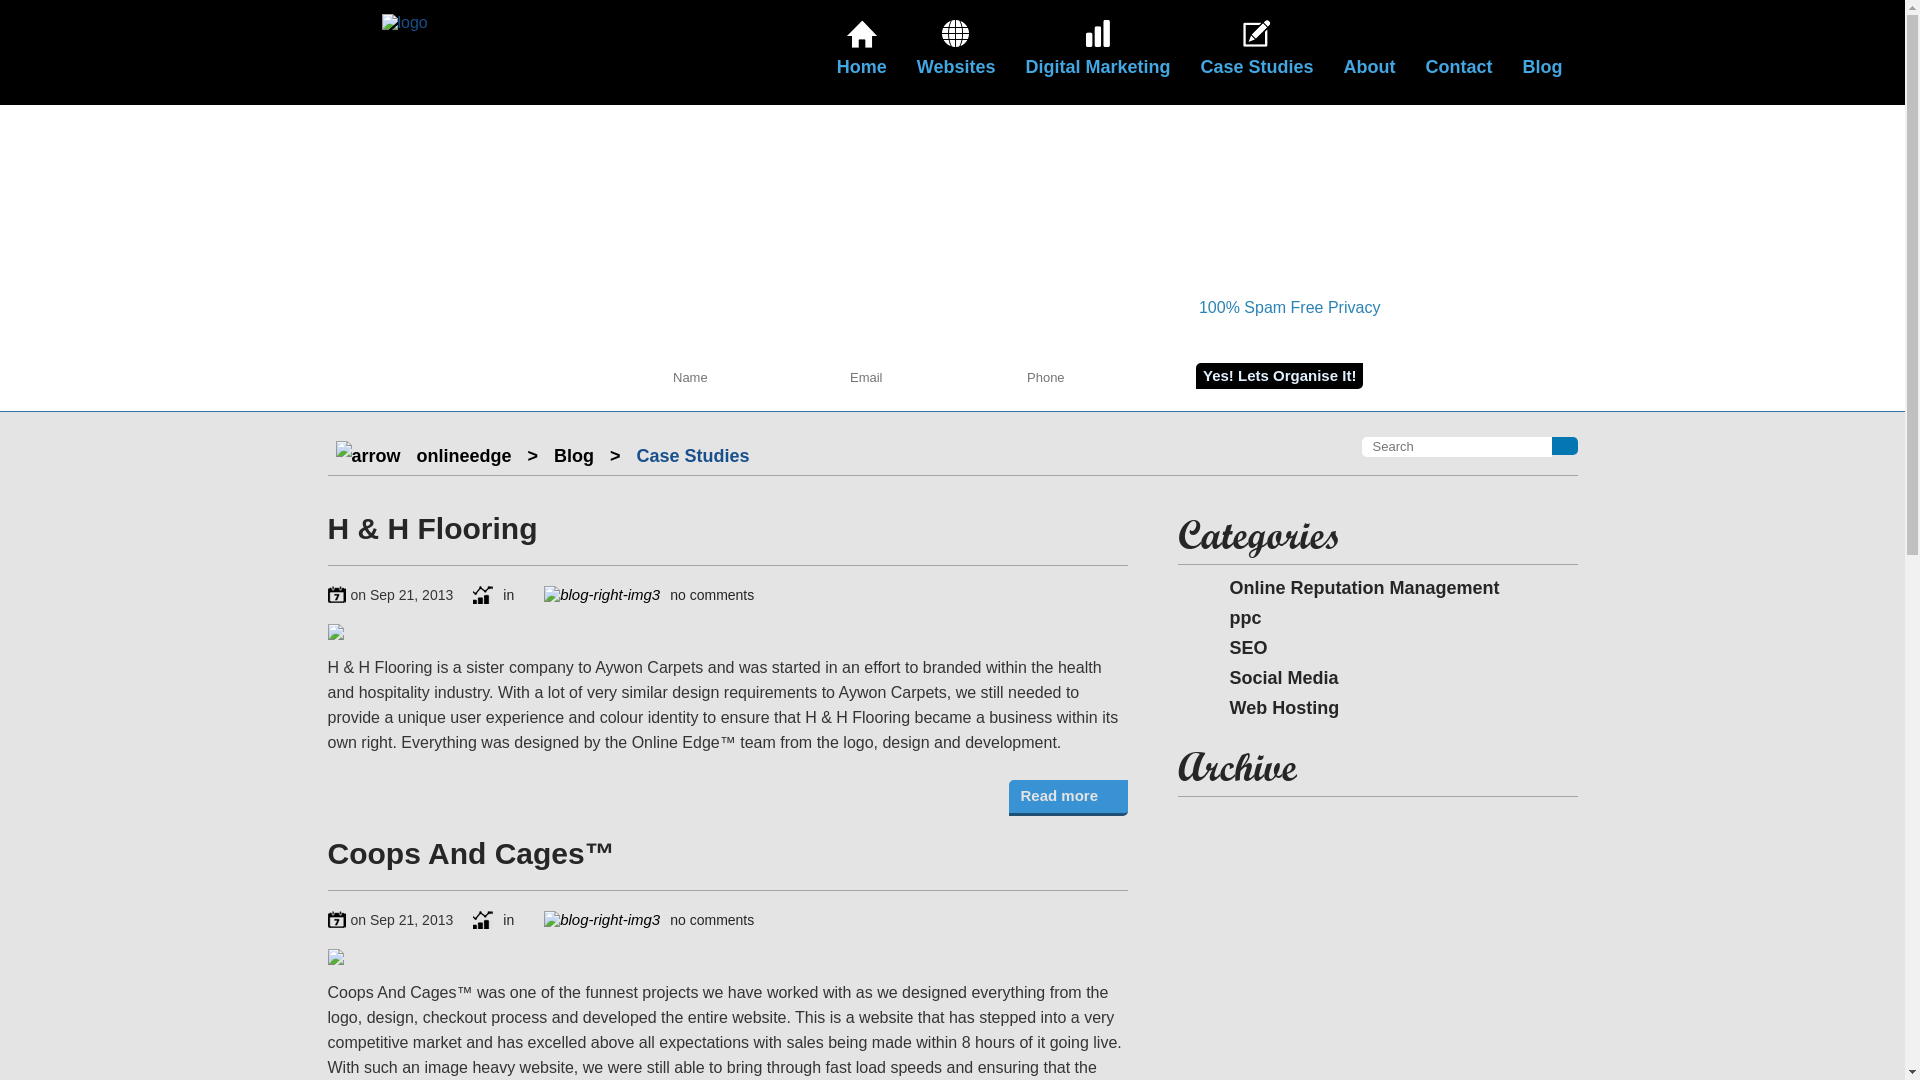 This screenshot has width=1920, height=1080. Describe the element at coordinates (955, 51) in the screenshot. I see `'Websites'` at that location.